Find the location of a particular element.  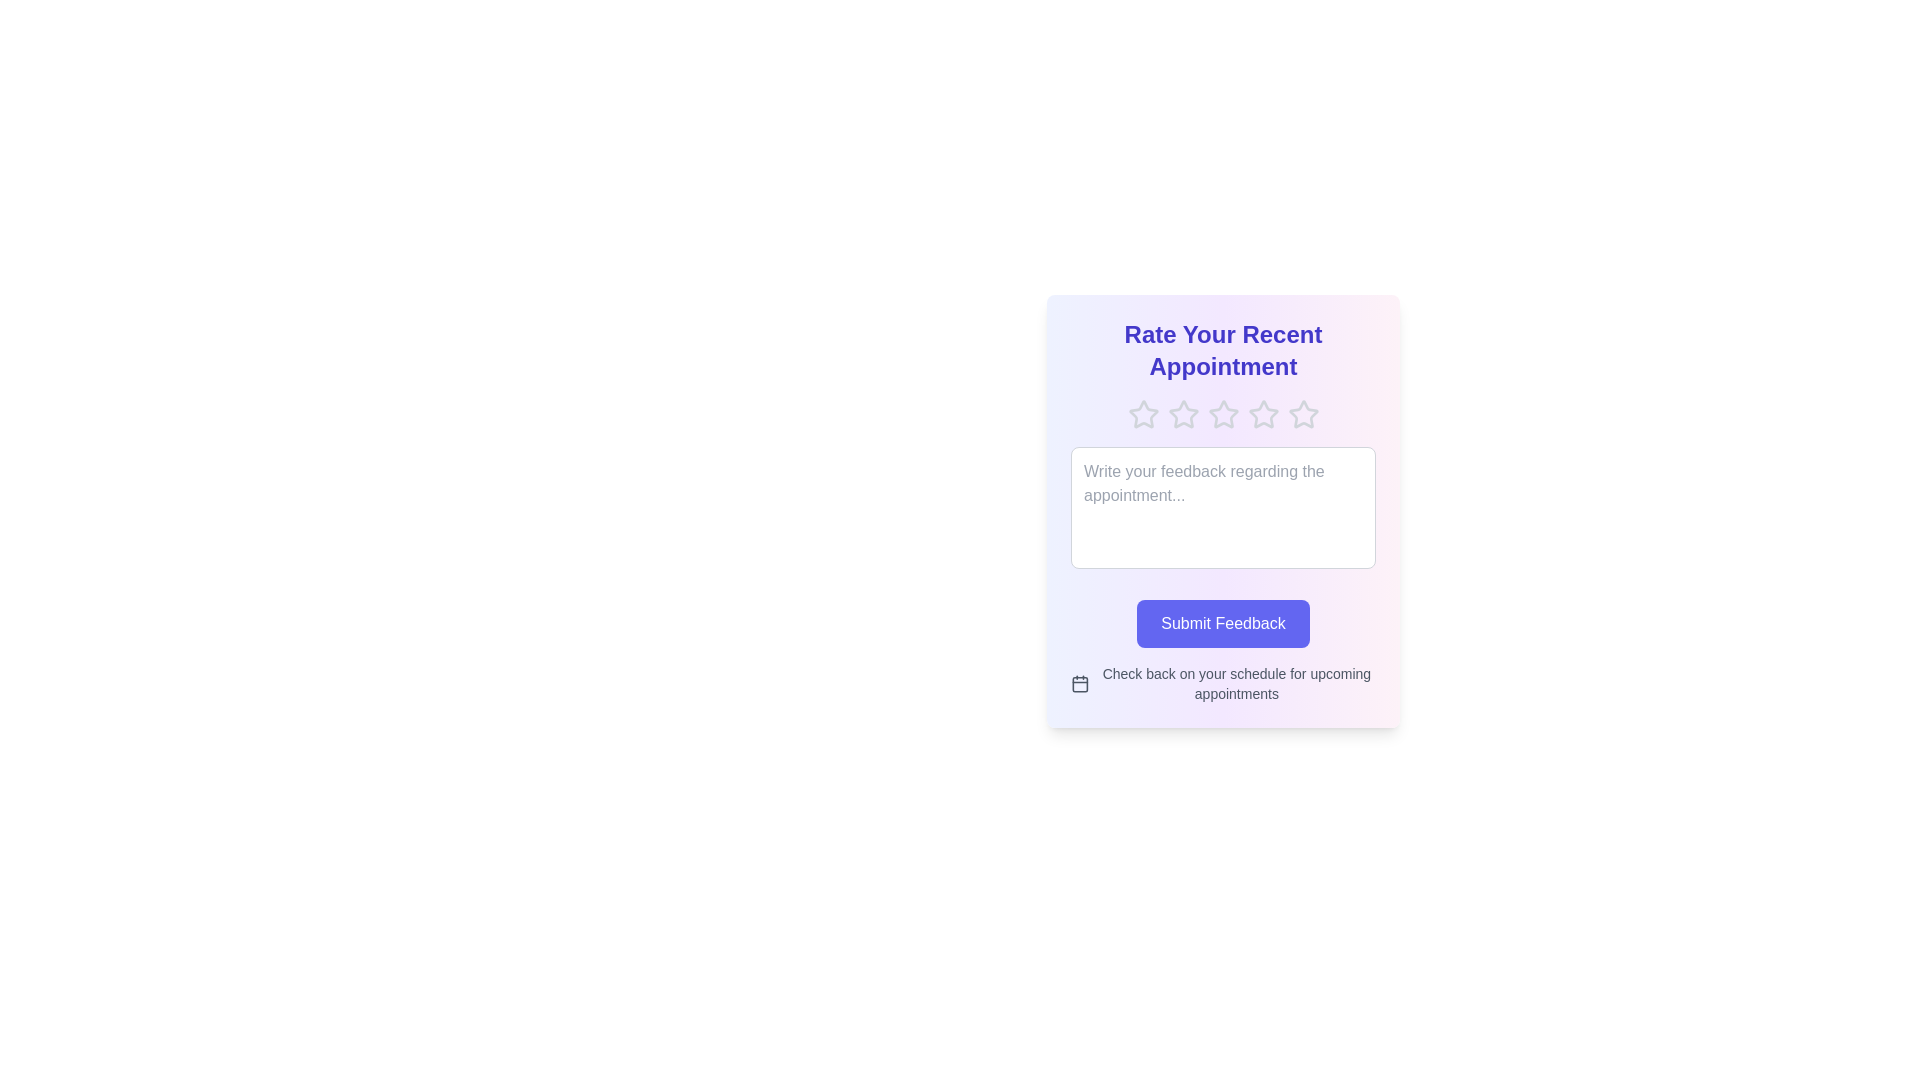

the star corresponding to 1 to preview the rating is located at coordinates (1143, 414).